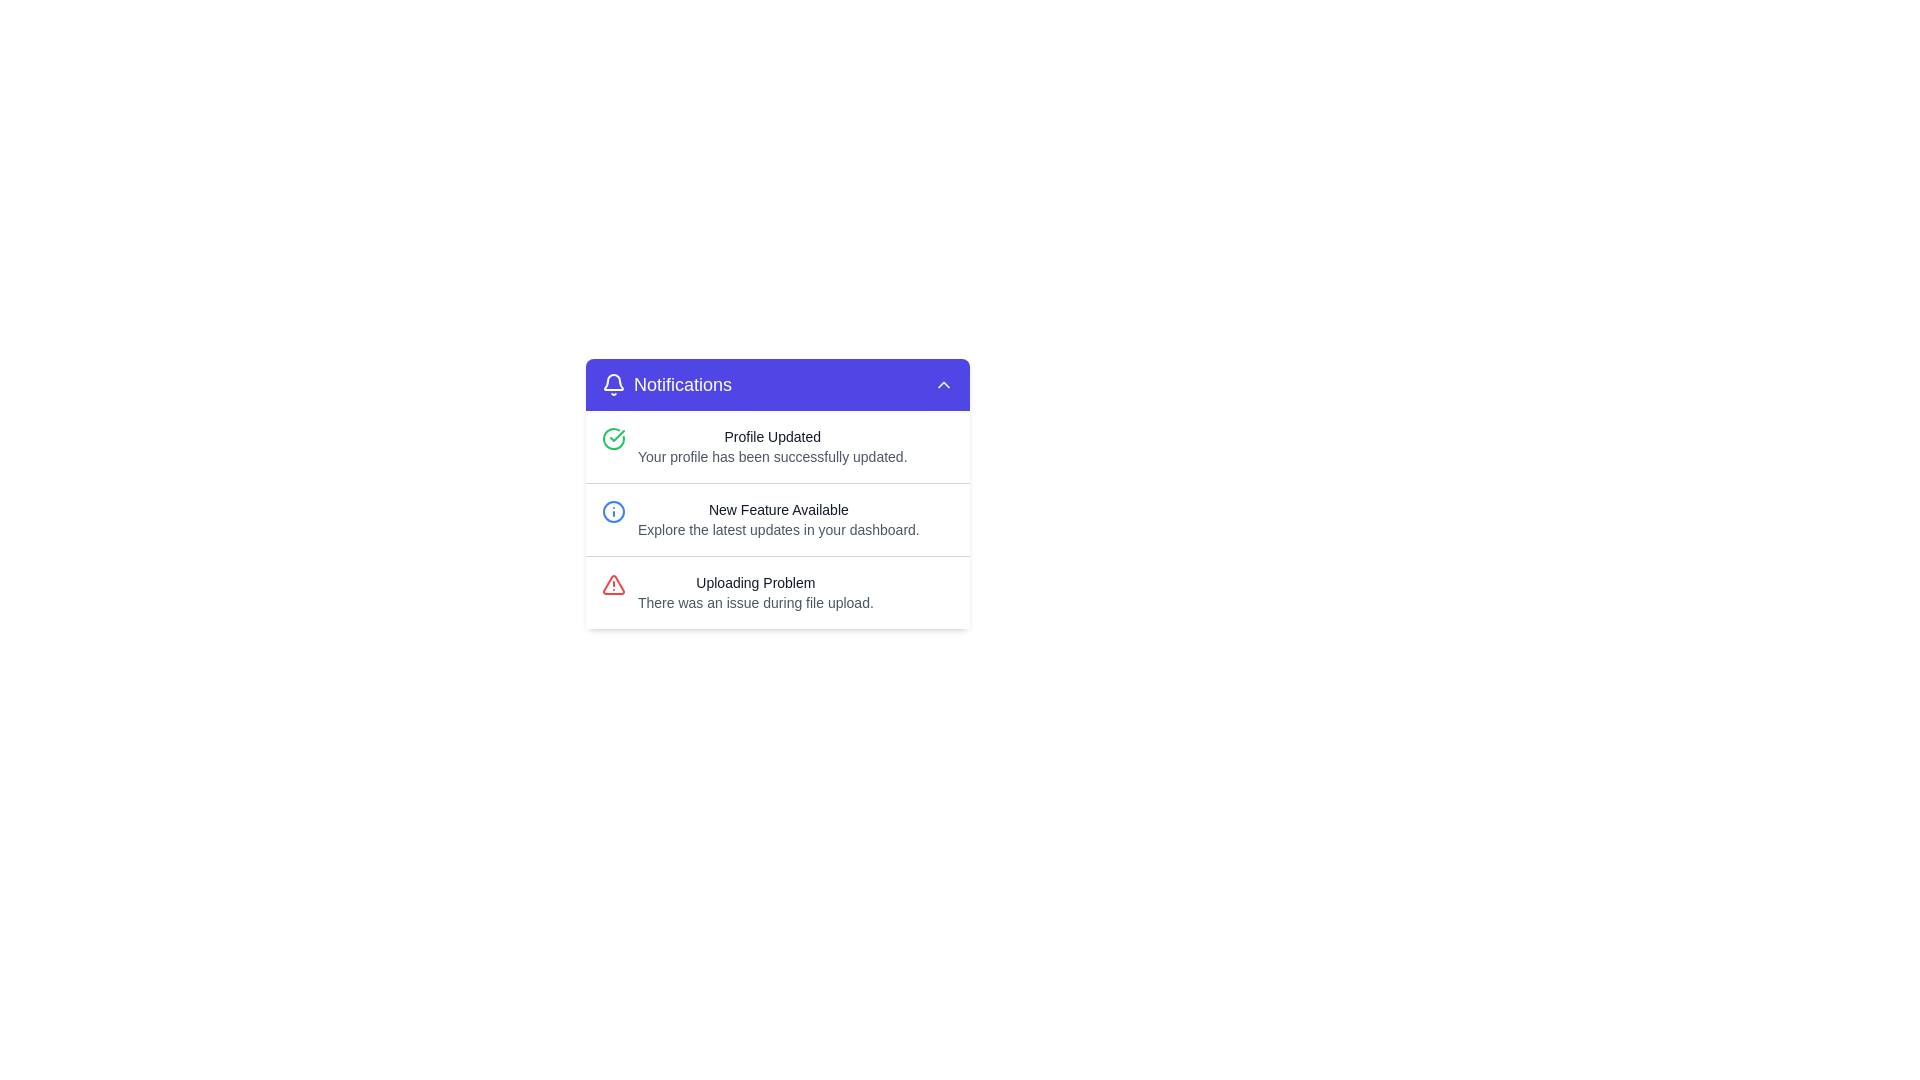 This screenshot has height=1080, width=1920. I want to click on the interactive button located in the top-right corner of the notification header bar titled 'Notifications', so click(943, 385).